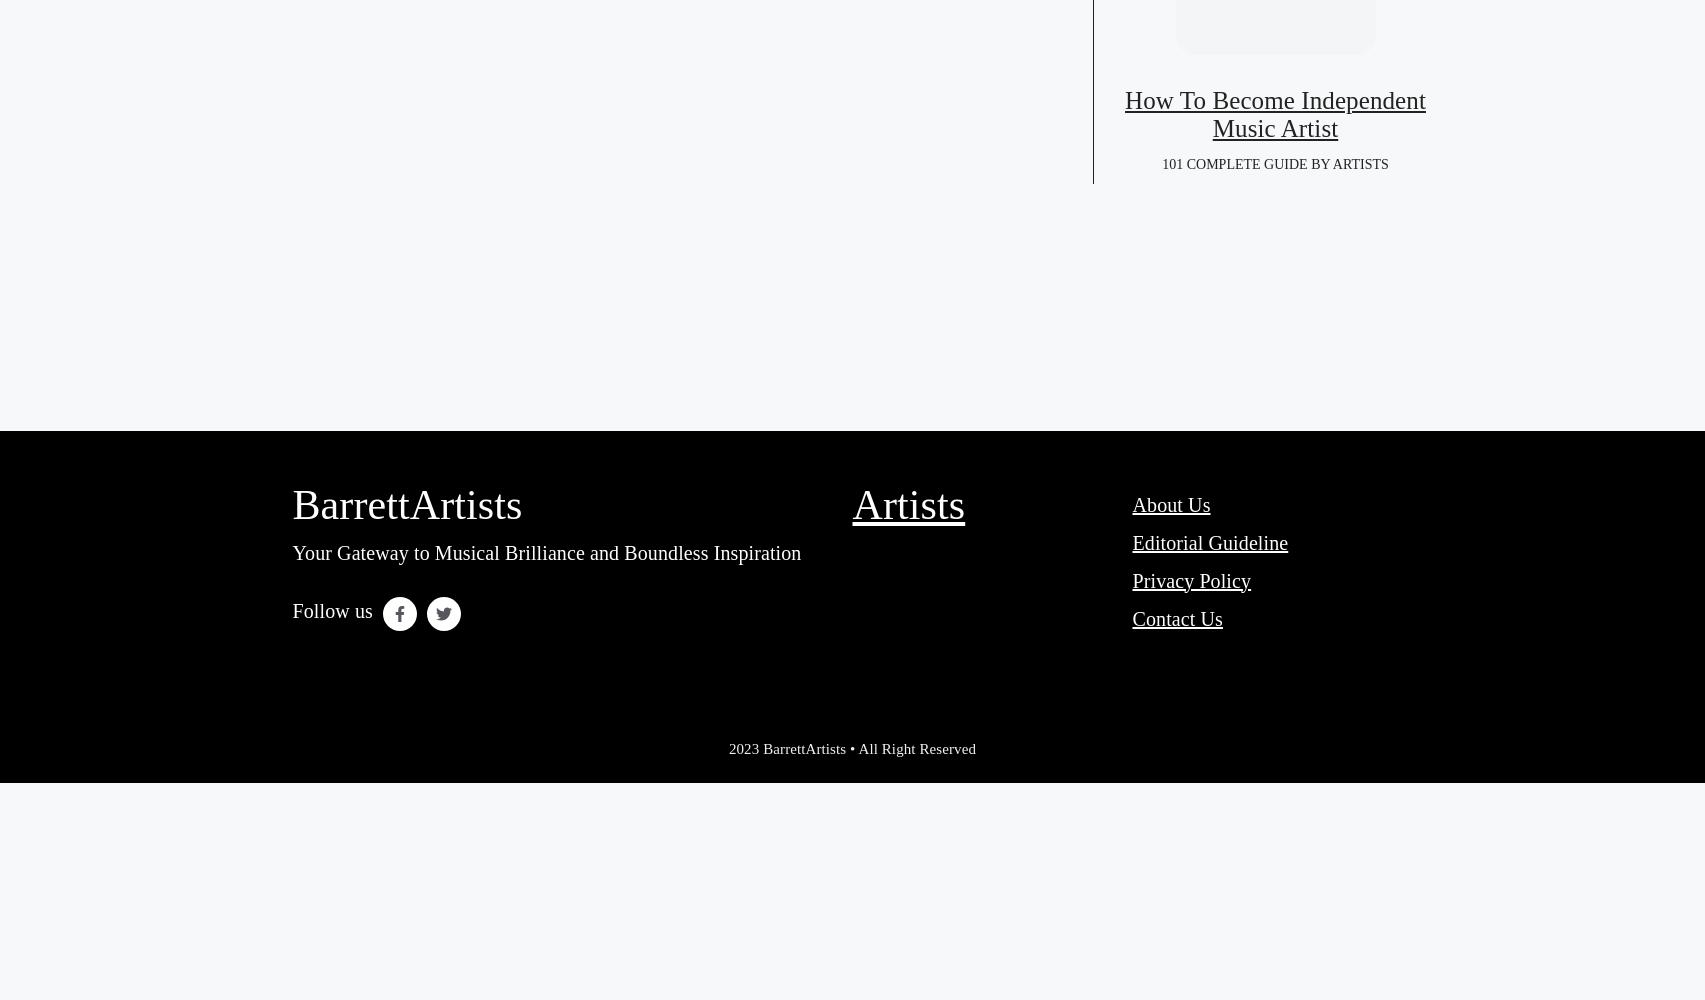  I want to click on '2023 BarrettArtists • All Right Reserved', so click(851, 747).